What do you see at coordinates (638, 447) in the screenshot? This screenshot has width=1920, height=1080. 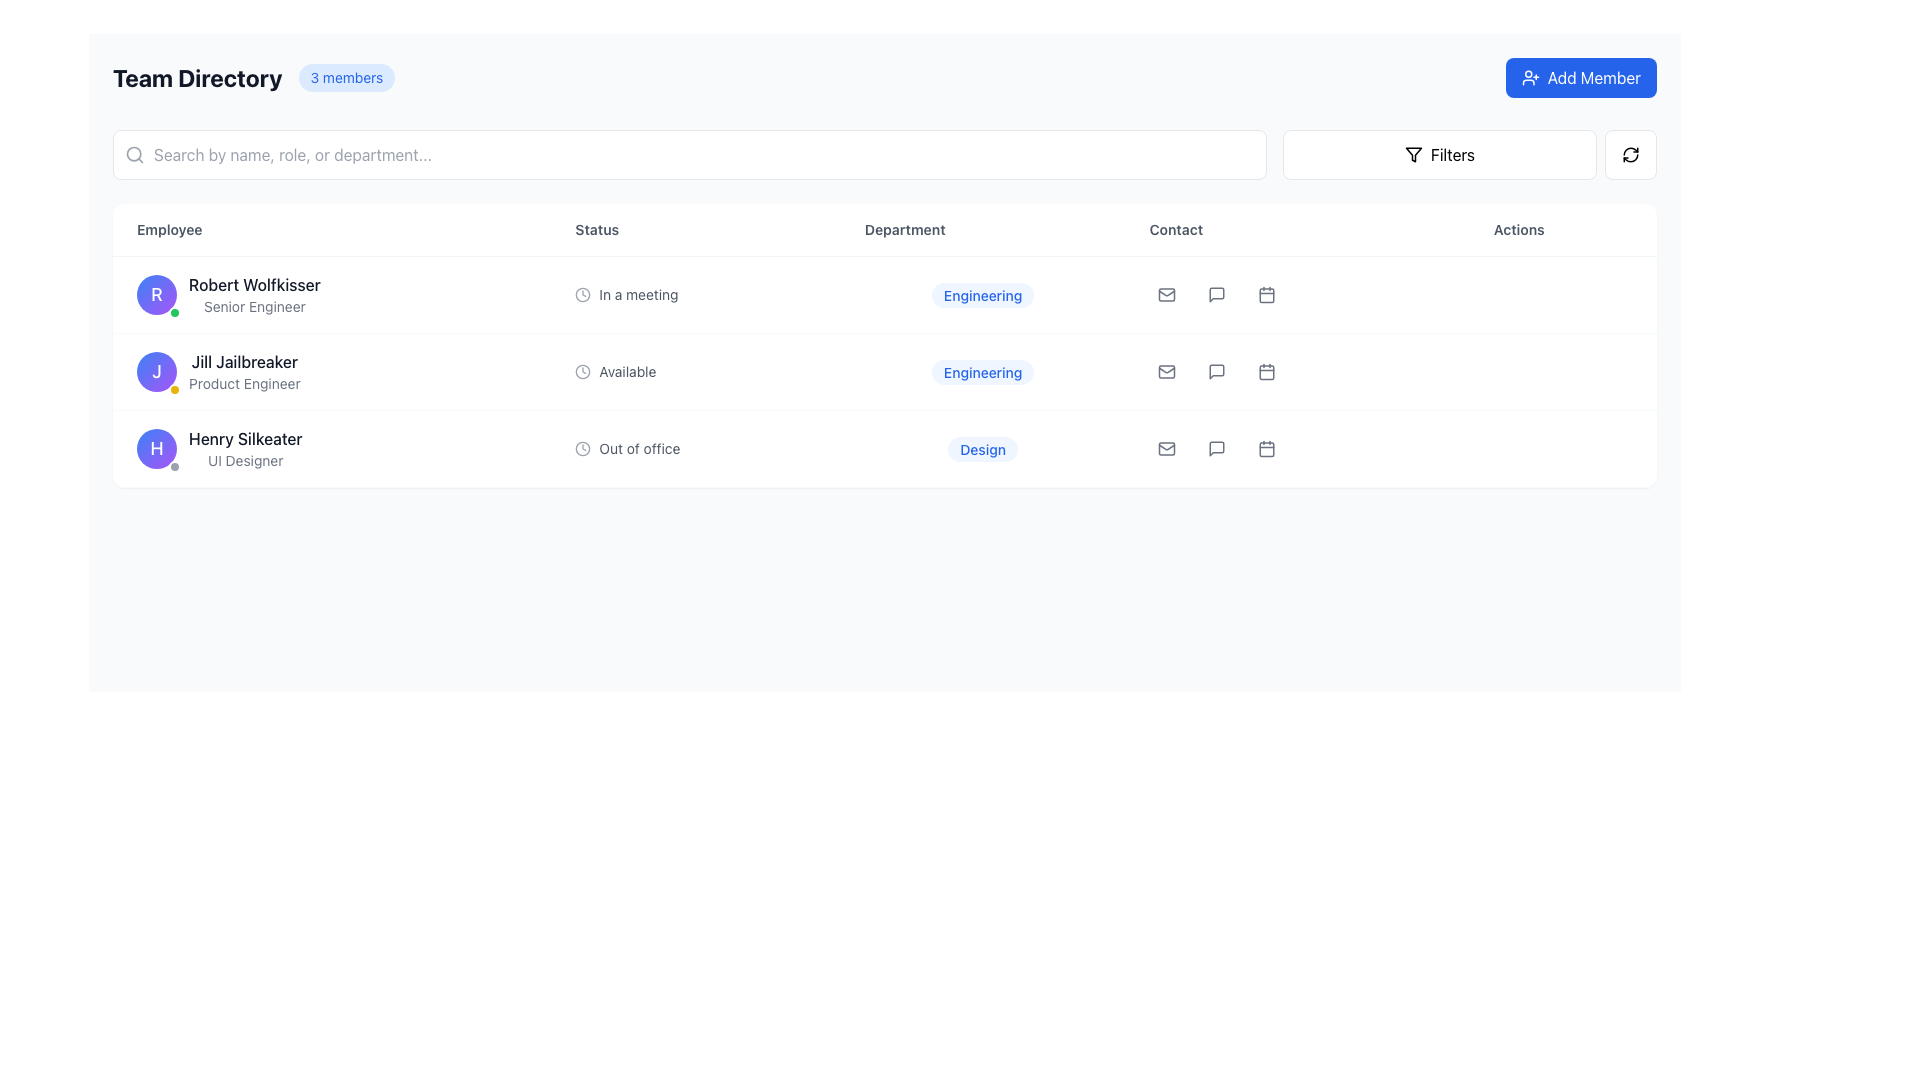 I see `the text label reading 'Out of office' which is styled with a small font size and gray color, located in the third row of the 'Status' column in a tabular layout` at bounding box center [638, 447].